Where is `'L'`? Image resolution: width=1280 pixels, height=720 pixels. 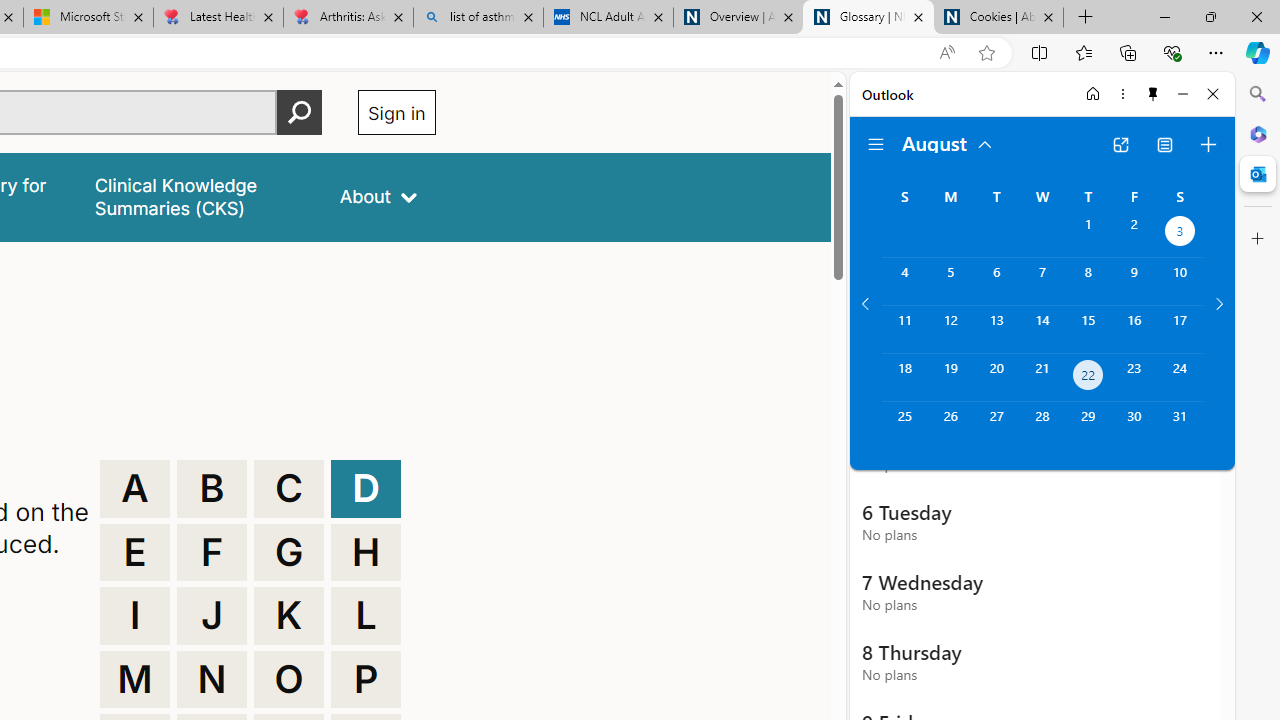 'L' is located at coordinates (366, 614).